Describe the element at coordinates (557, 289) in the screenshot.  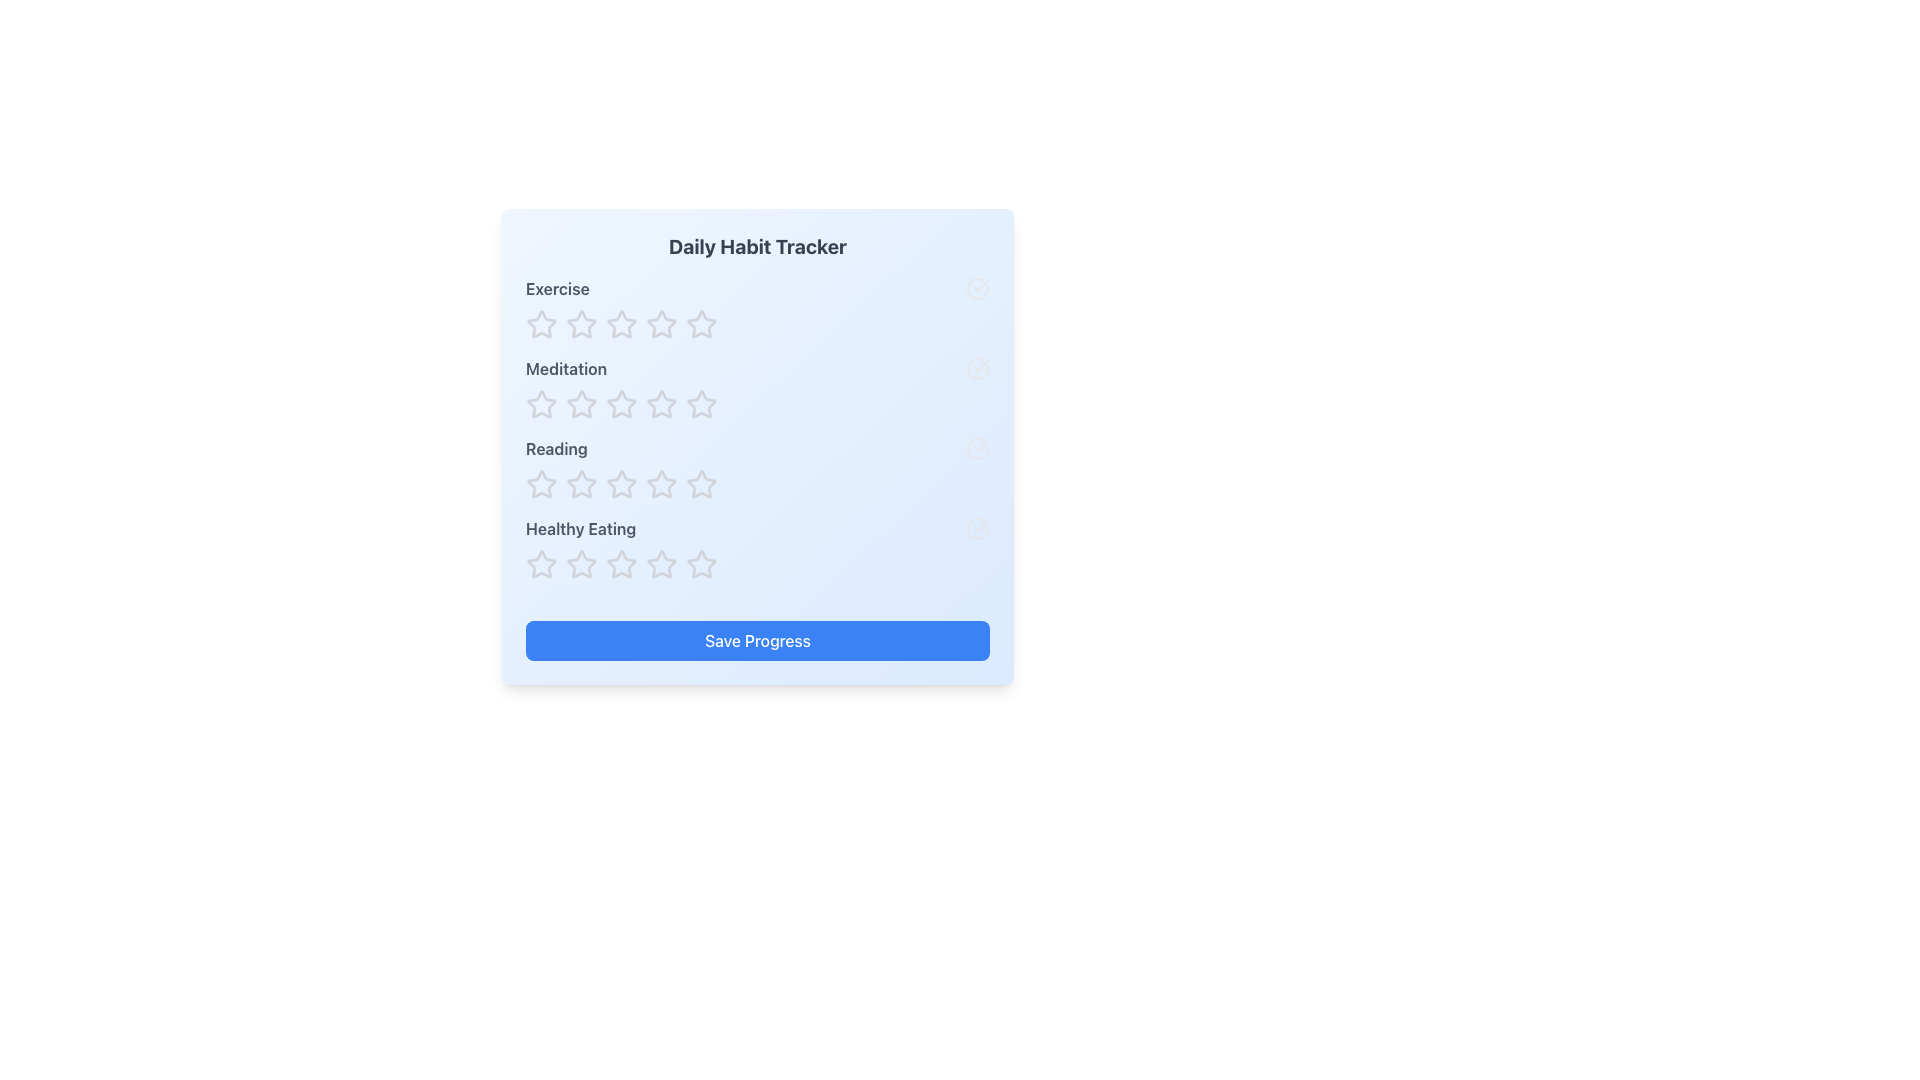
I see `the text label displaying the word 'Exercise' which is bold and gray, located at the top-left area of the user interface, aligned with the first row of habit tracking items` at that location.